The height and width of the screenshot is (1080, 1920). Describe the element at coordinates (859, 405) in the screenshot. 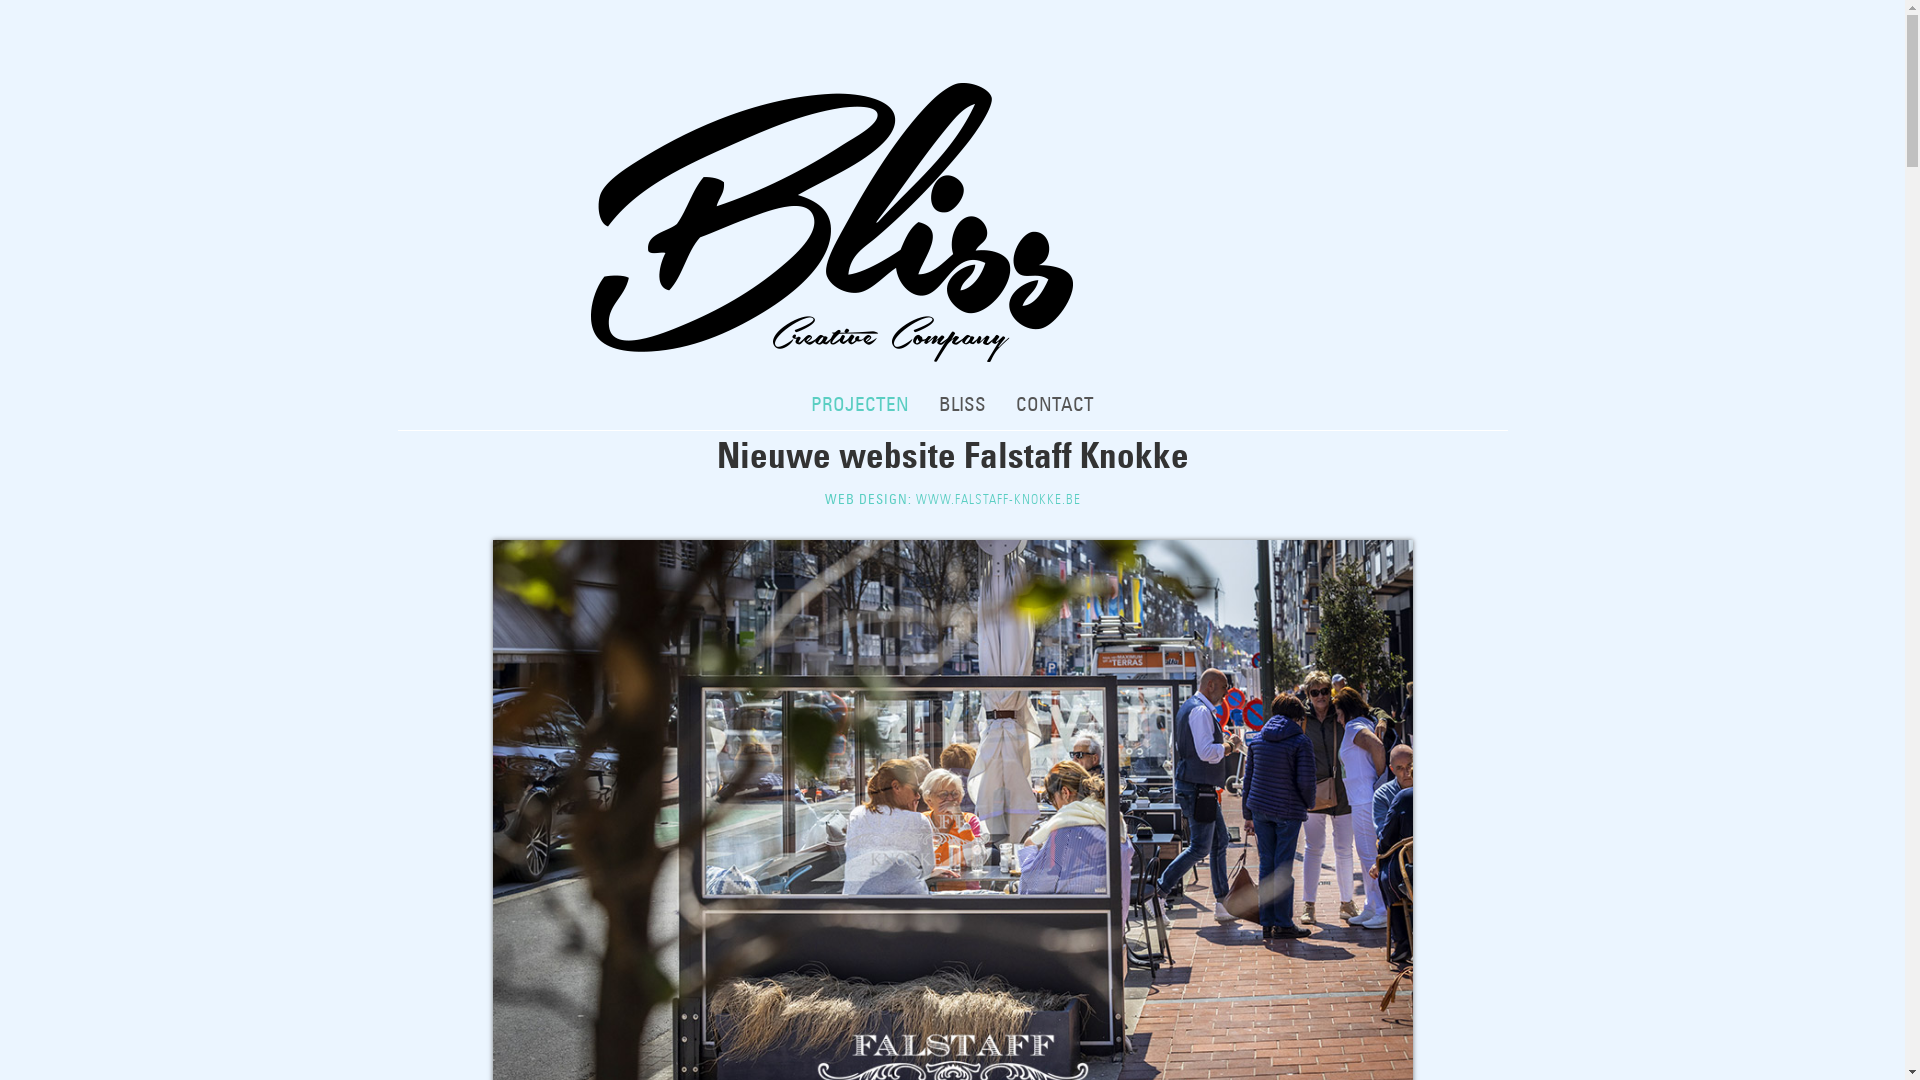

I see `'PROJECTEN'` at that location.